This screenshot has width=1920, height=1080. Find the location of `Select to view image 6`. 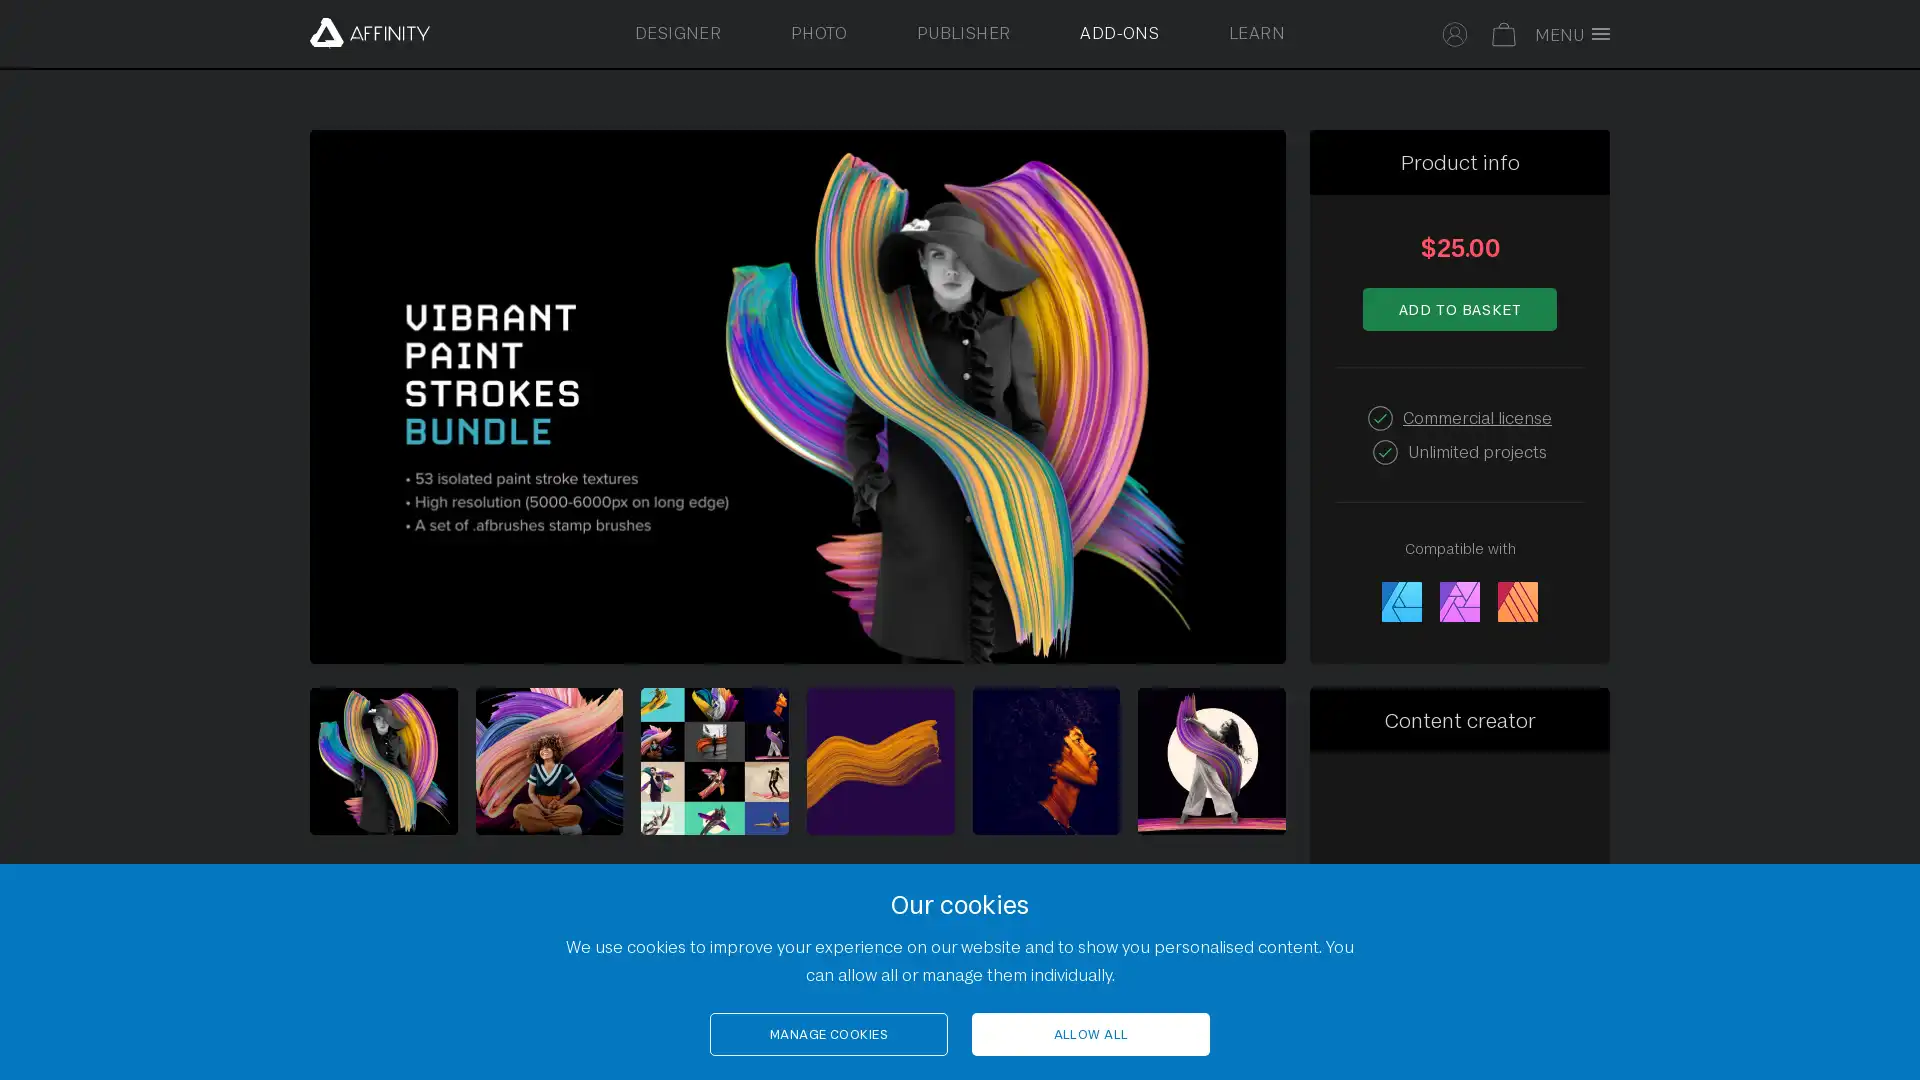

Select to view image 6 is located at coordinates (1210, 760).